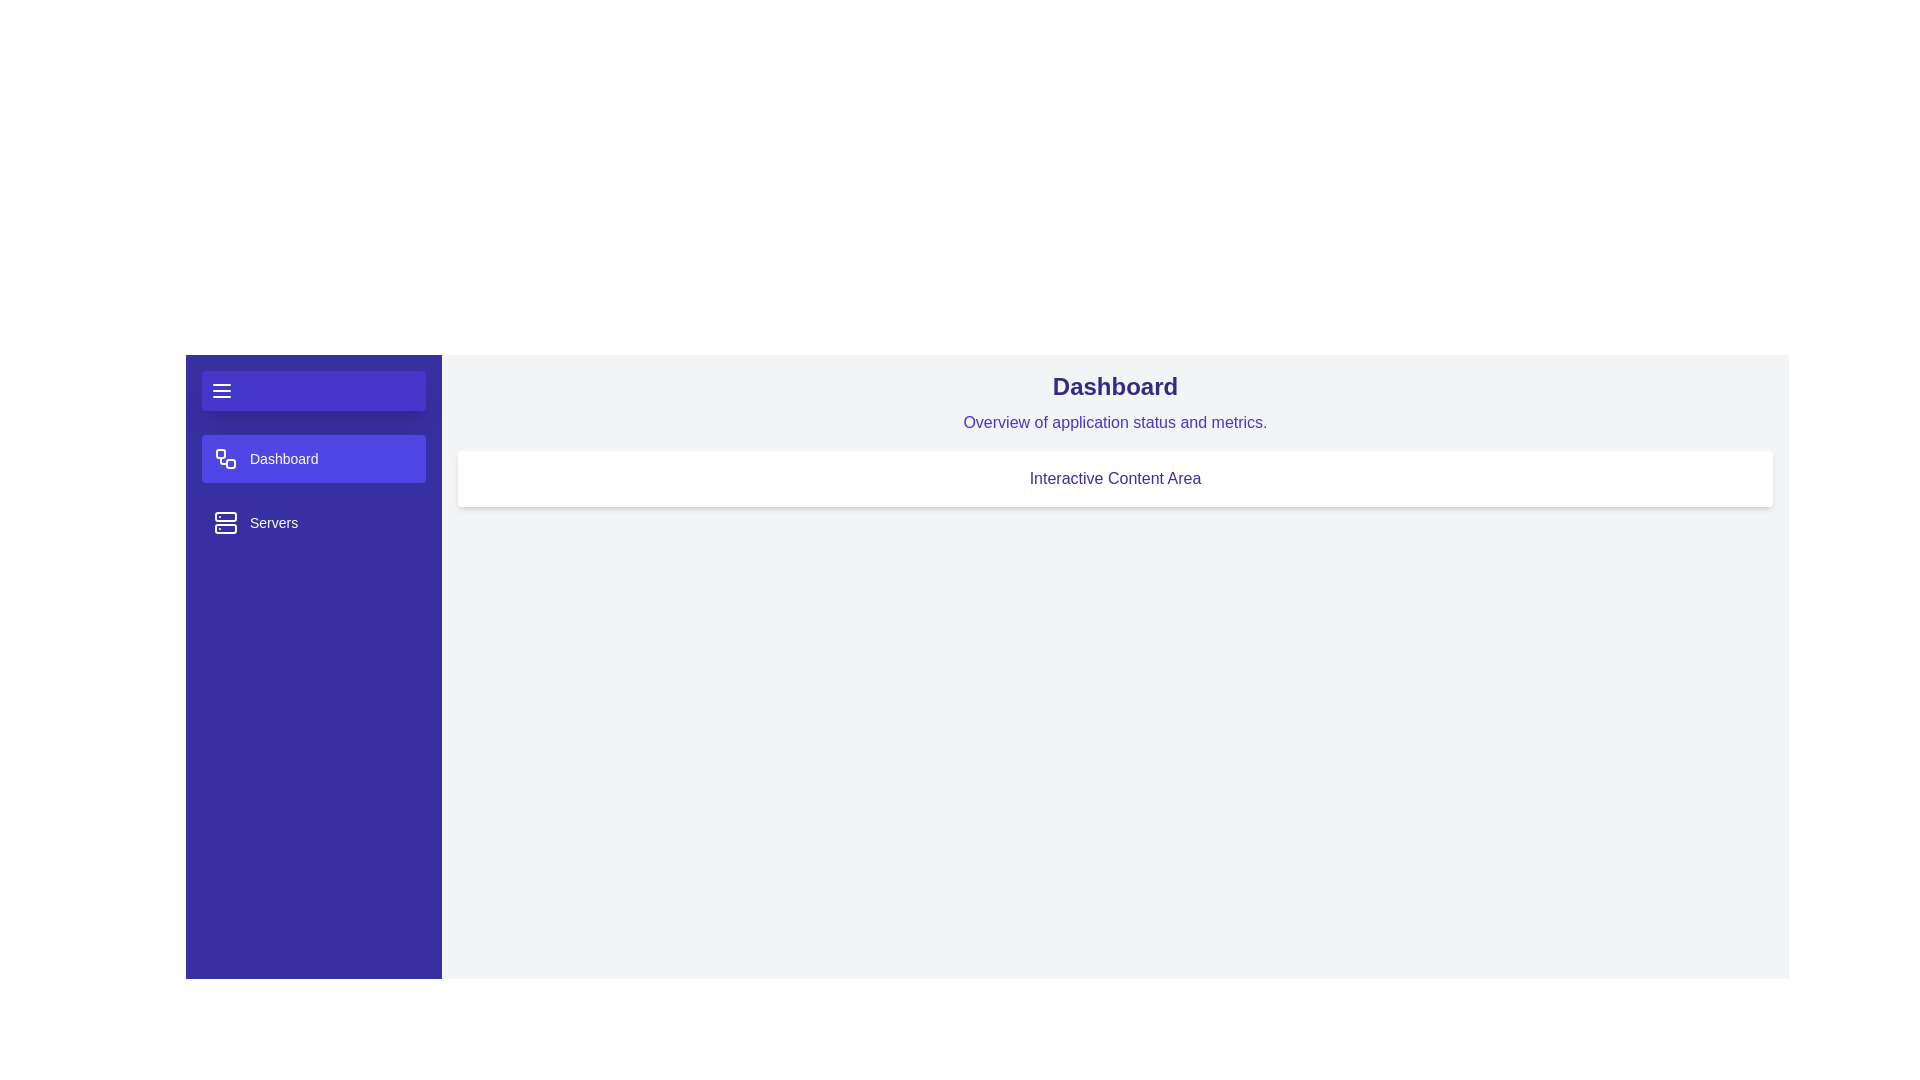 This screenshot has height=1080, width=1920. What do you see at coordinates (312, 459) in the screenshot?
I see `the menu item labeled 'Dashboard' to update the main content area` at bounding box center [312, 459].